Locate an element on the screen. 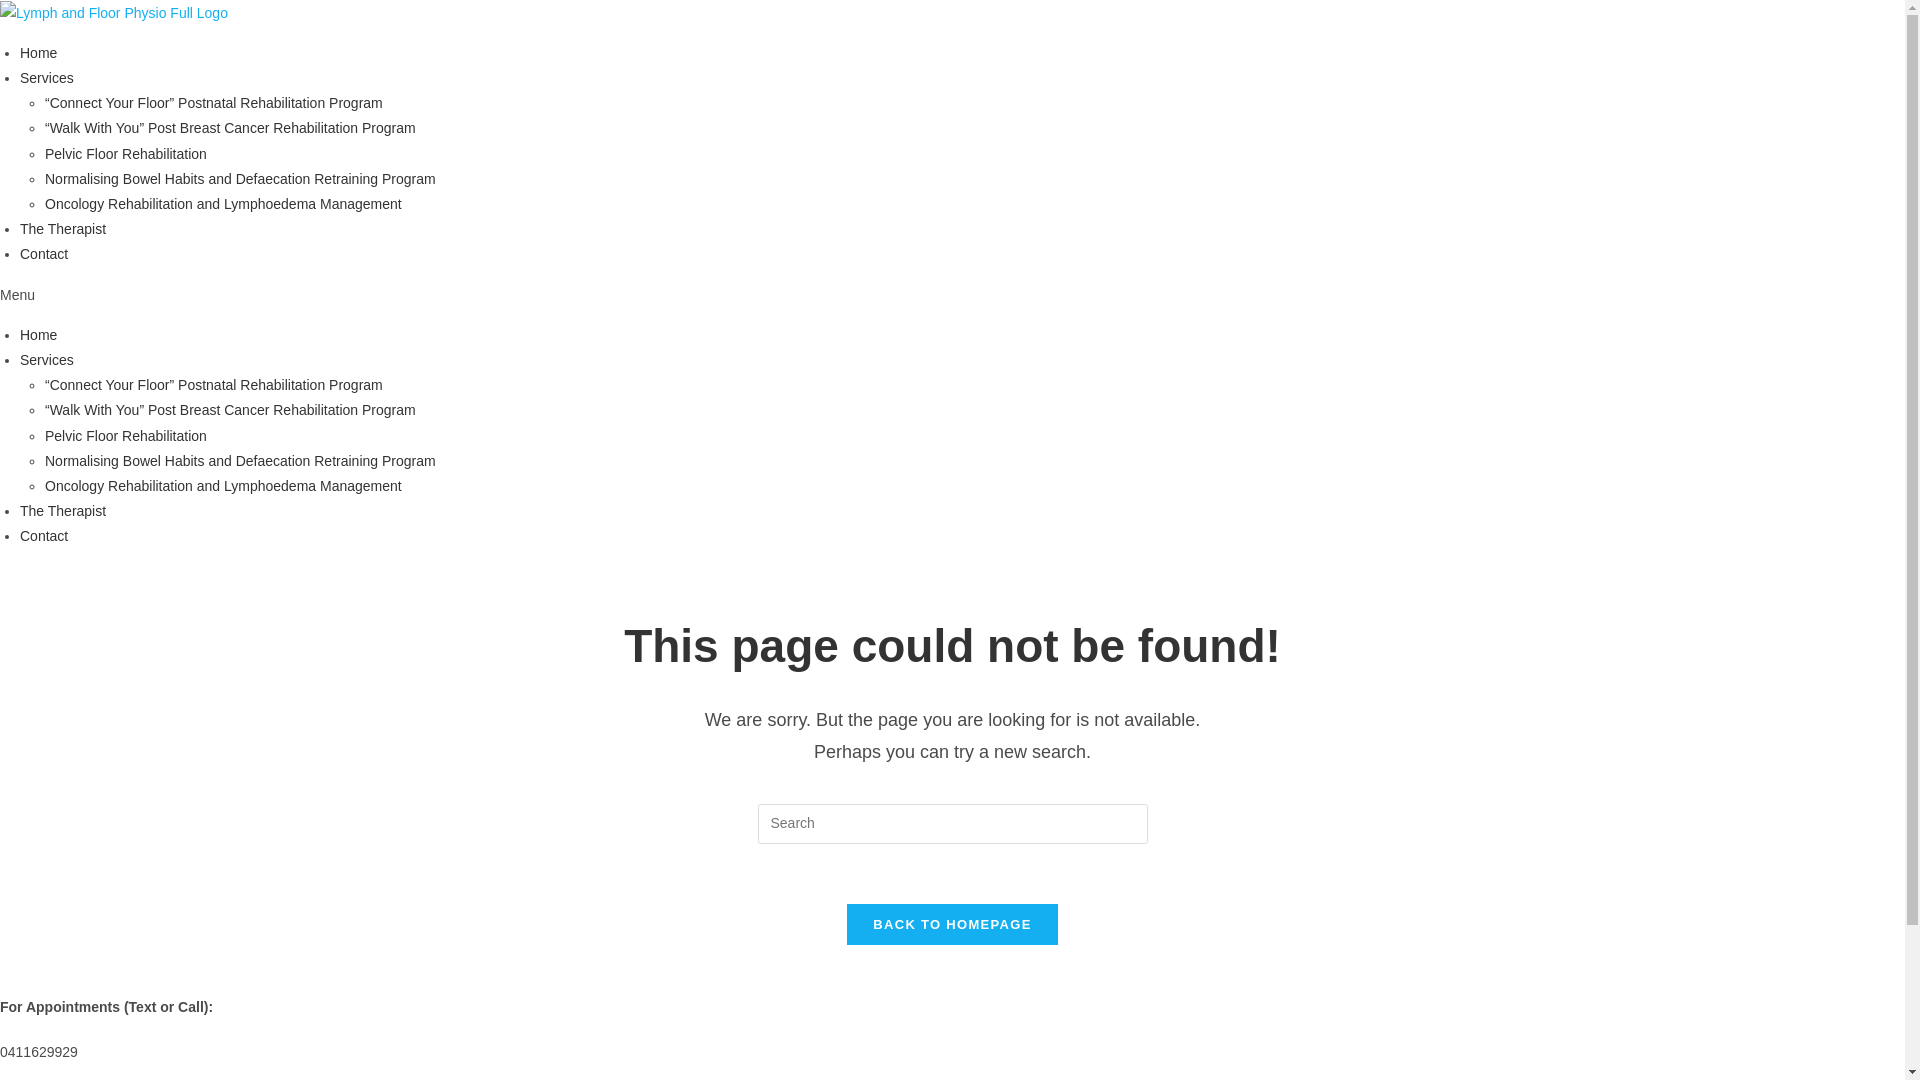 The width and height of the screenshot is (1920, 1080). 'Home' is located at coordinates (38, 334).